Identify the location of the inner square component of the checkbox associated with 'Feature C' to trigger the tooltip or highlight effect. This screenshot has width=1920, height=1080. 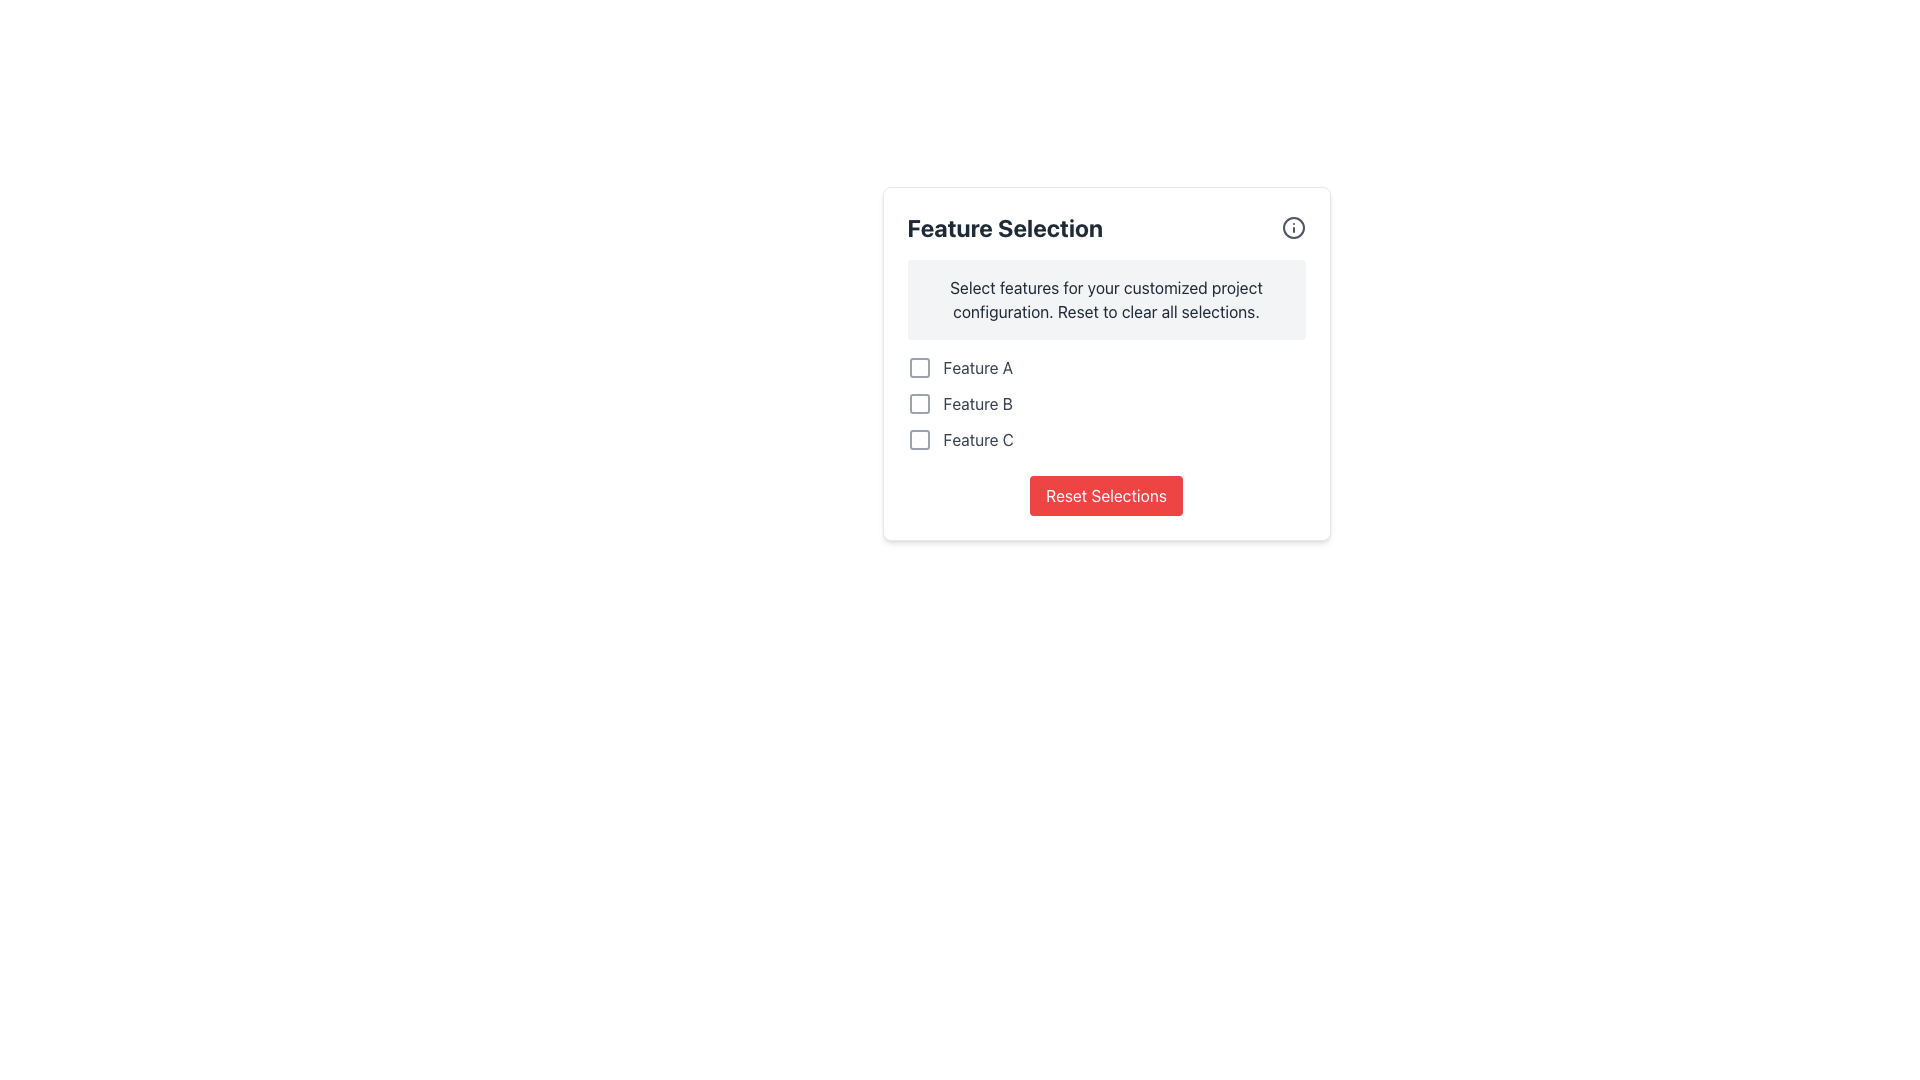
(918, 438).